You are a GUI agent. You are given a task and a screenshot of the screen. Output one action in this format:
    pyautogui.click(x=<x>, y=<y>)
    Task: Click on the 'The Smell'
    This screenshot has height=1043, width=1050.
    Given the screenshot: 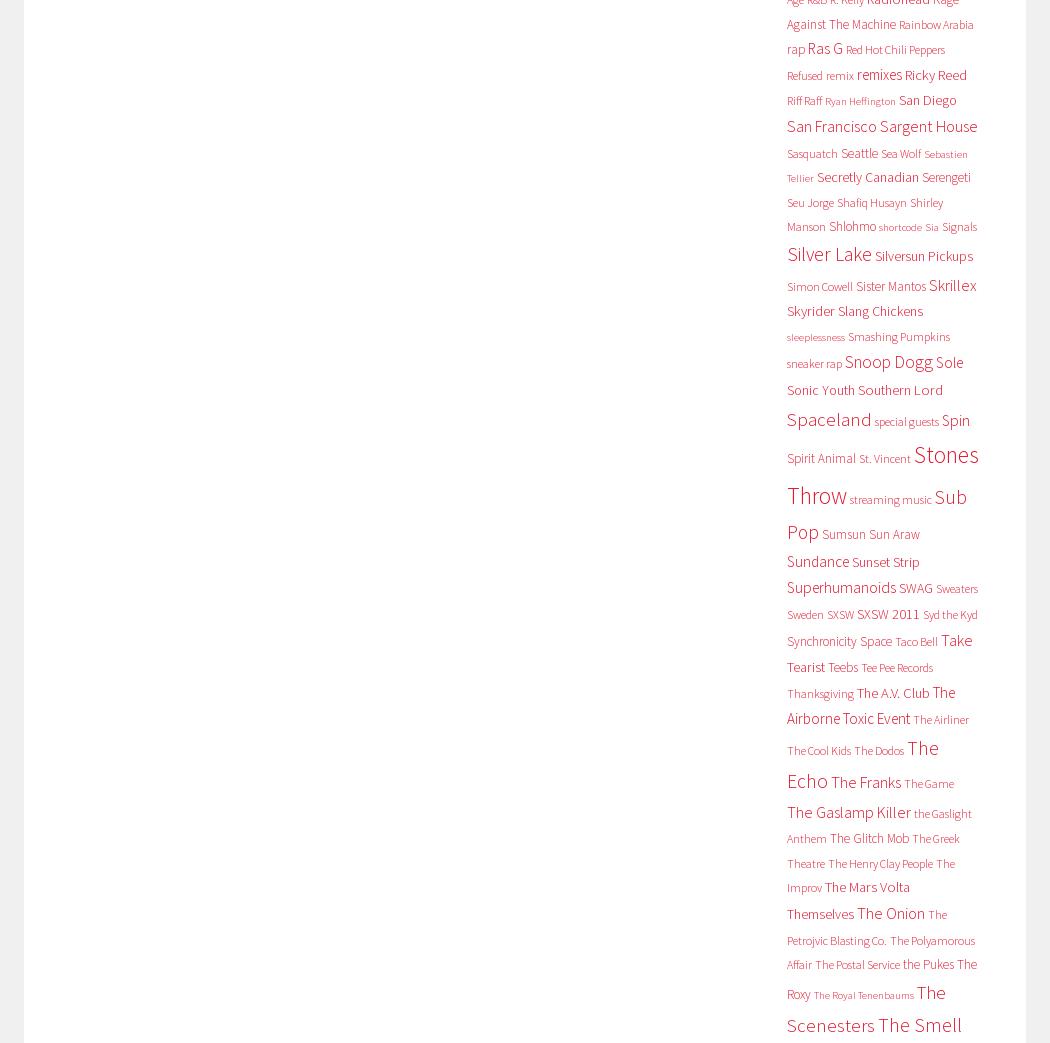 What is the action you would take?
    pyautogui.click(x=918, y=1024)
    